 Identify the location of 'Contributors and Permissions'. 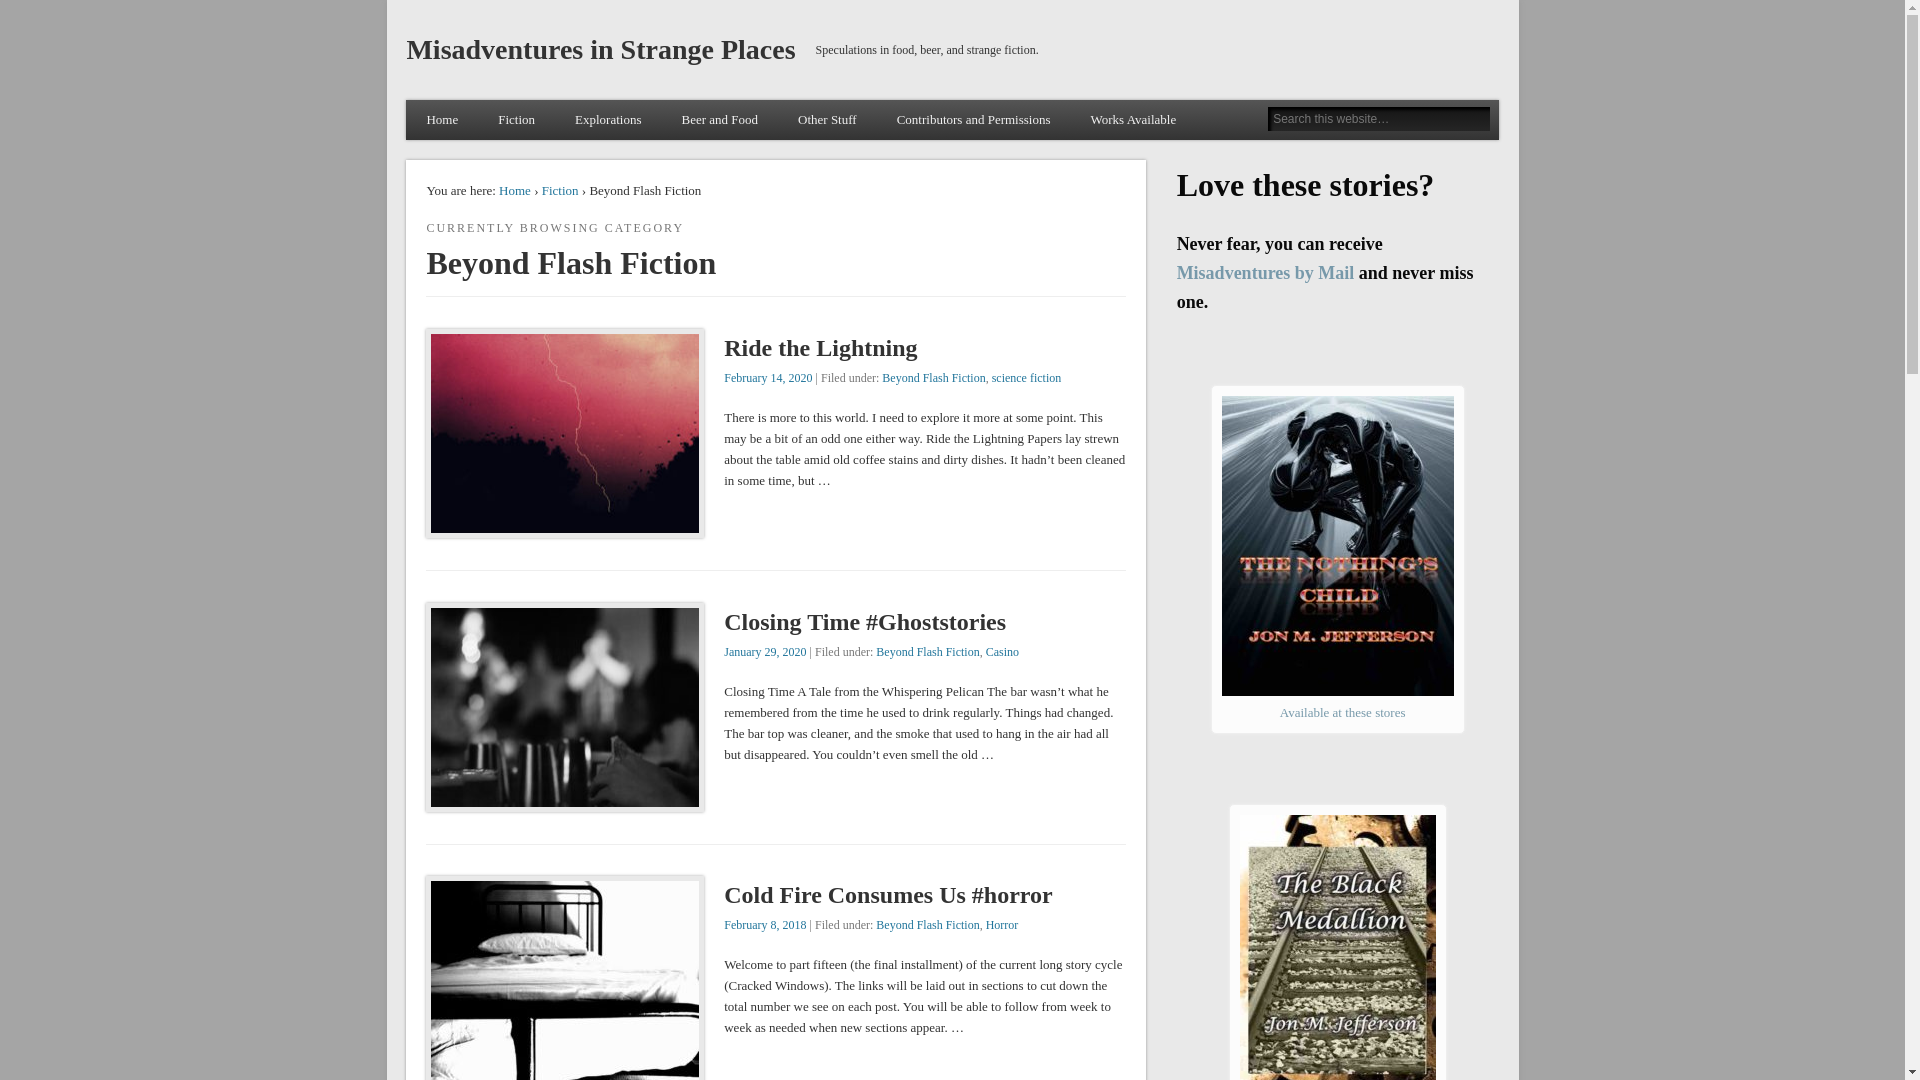
(877, 119).